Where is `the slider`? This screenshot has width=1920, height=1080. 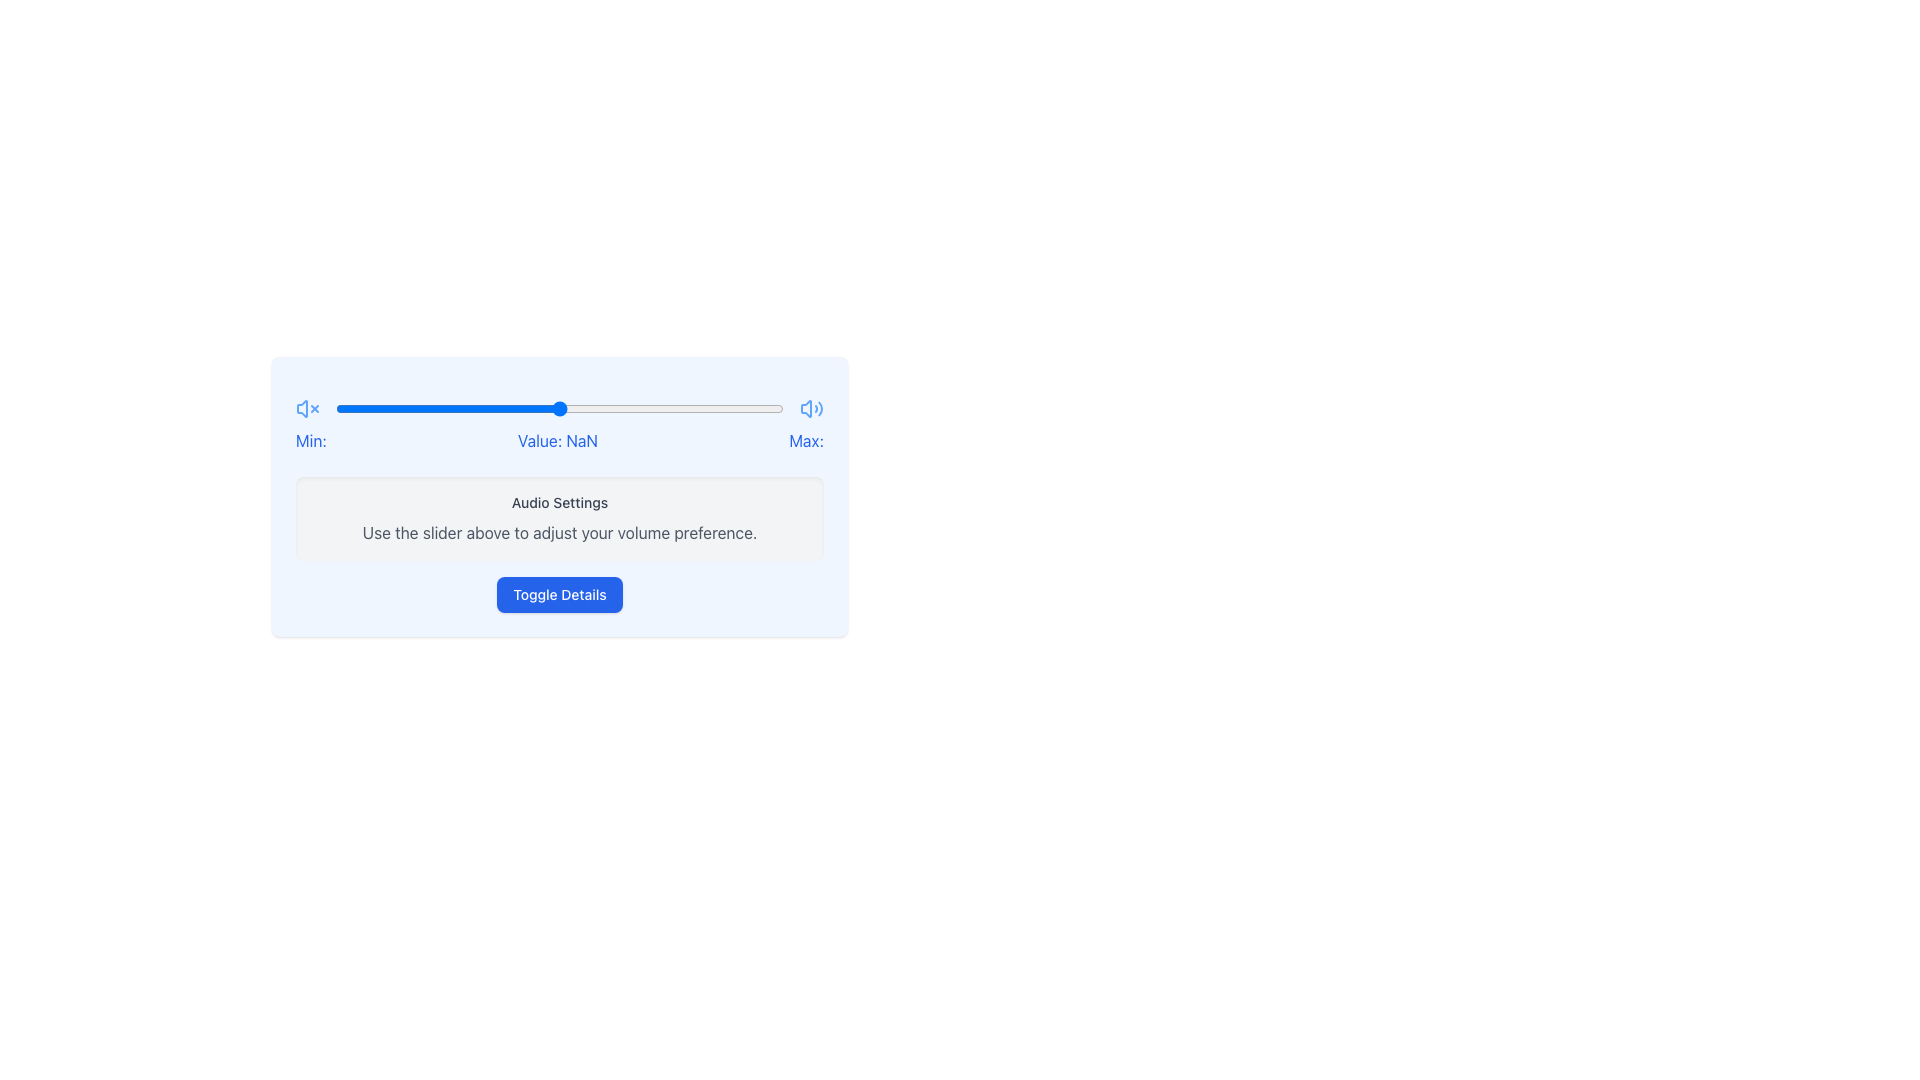
the slider is located at coordinates (733, 407).